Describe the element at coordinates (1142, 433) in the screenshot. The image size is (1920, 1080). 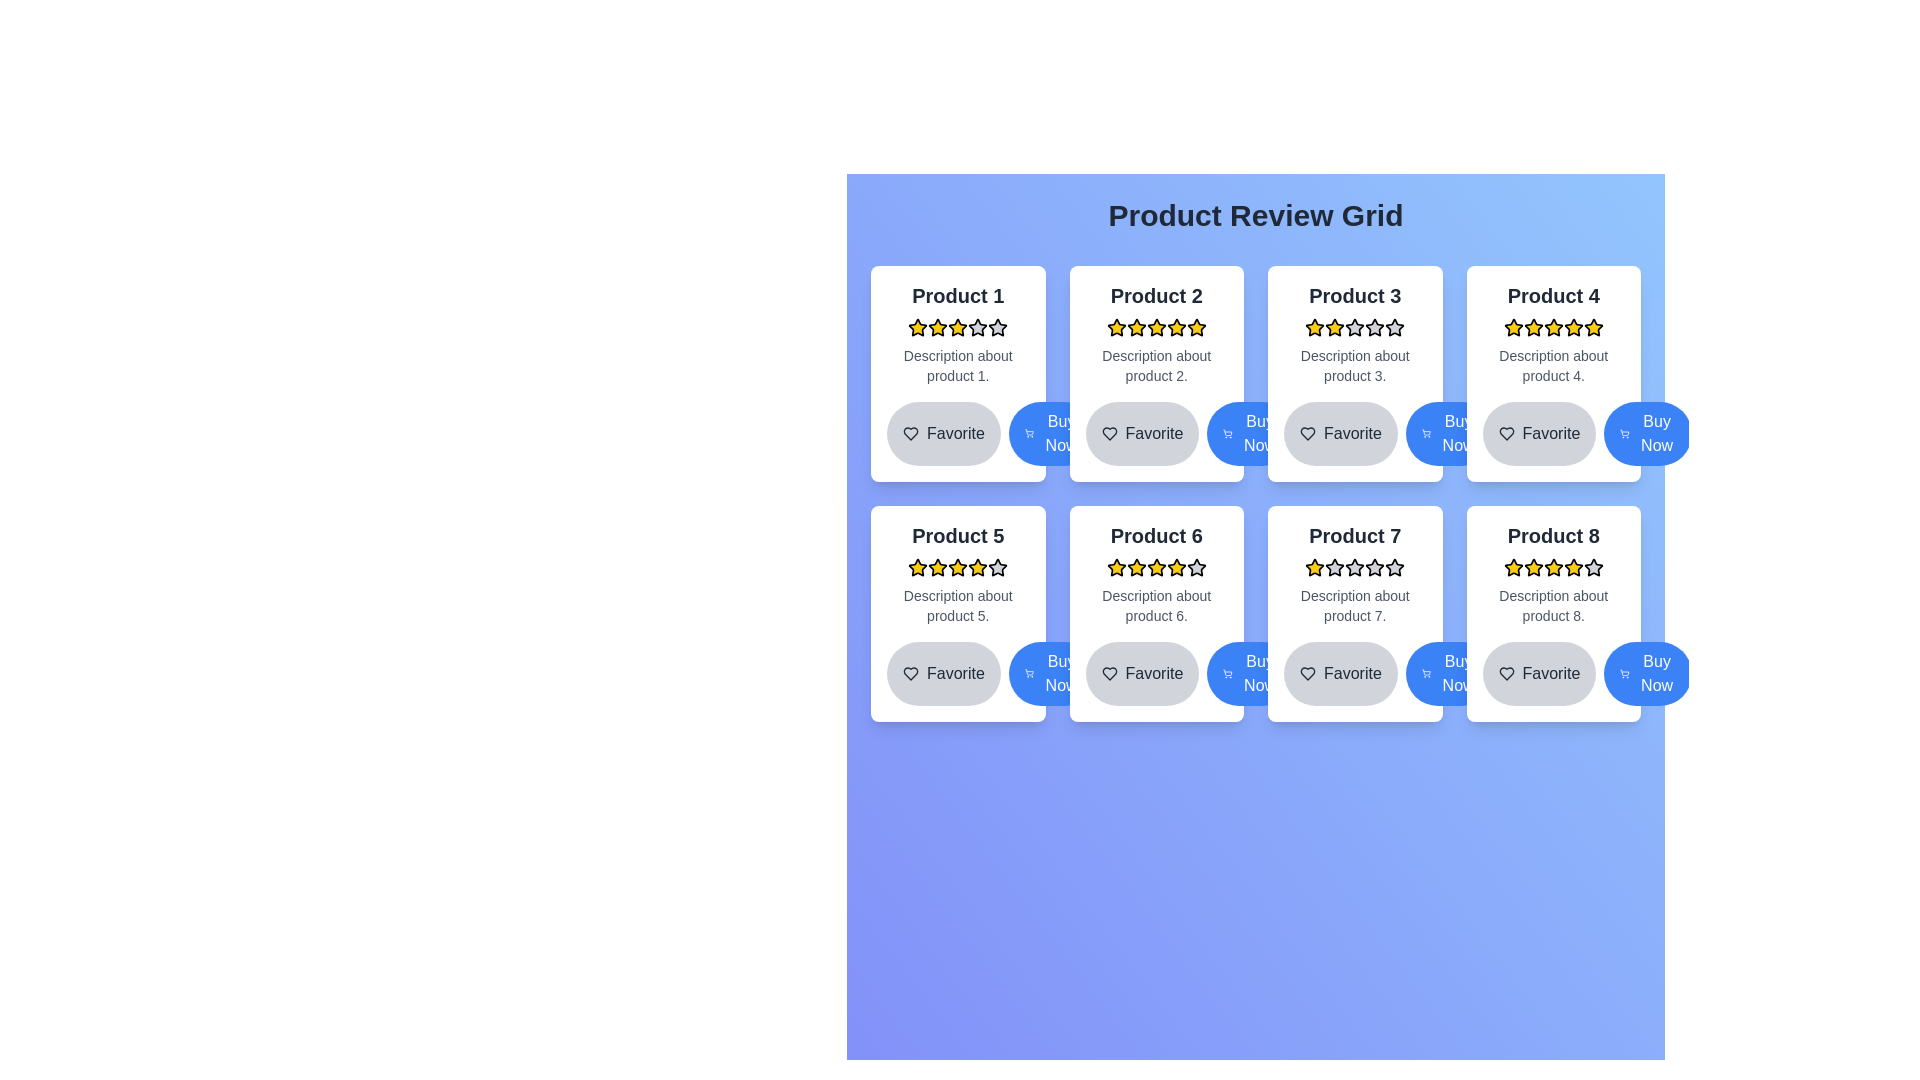
I see `the 'Favorite' button located below the 'Product 2' description card in the second column of the first row` at that location.